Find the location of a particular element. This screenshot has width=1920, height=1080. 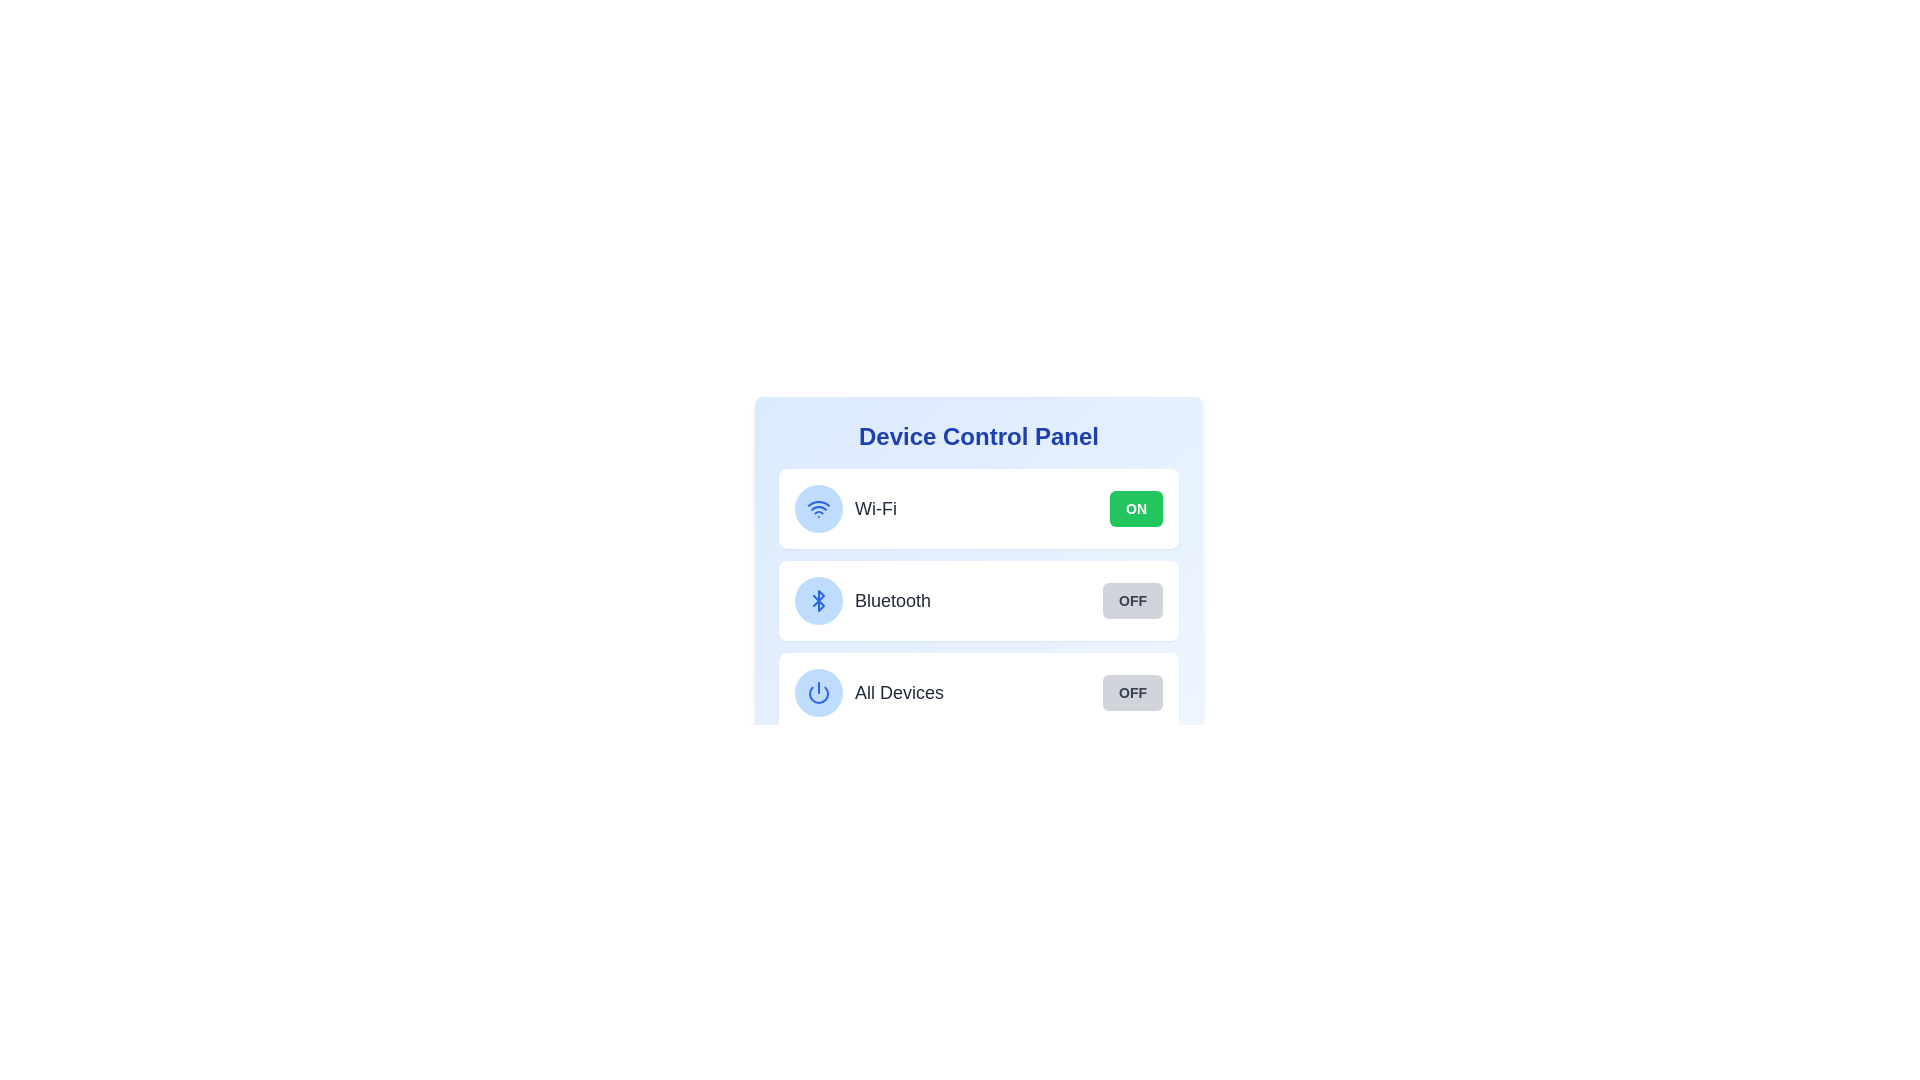

the Bluetooth icon, which is the second icon in the vertical arrangement within the control panel, situated below the Wi-Fi icon and above the All Devices icon is located at coordinates (819, 600).